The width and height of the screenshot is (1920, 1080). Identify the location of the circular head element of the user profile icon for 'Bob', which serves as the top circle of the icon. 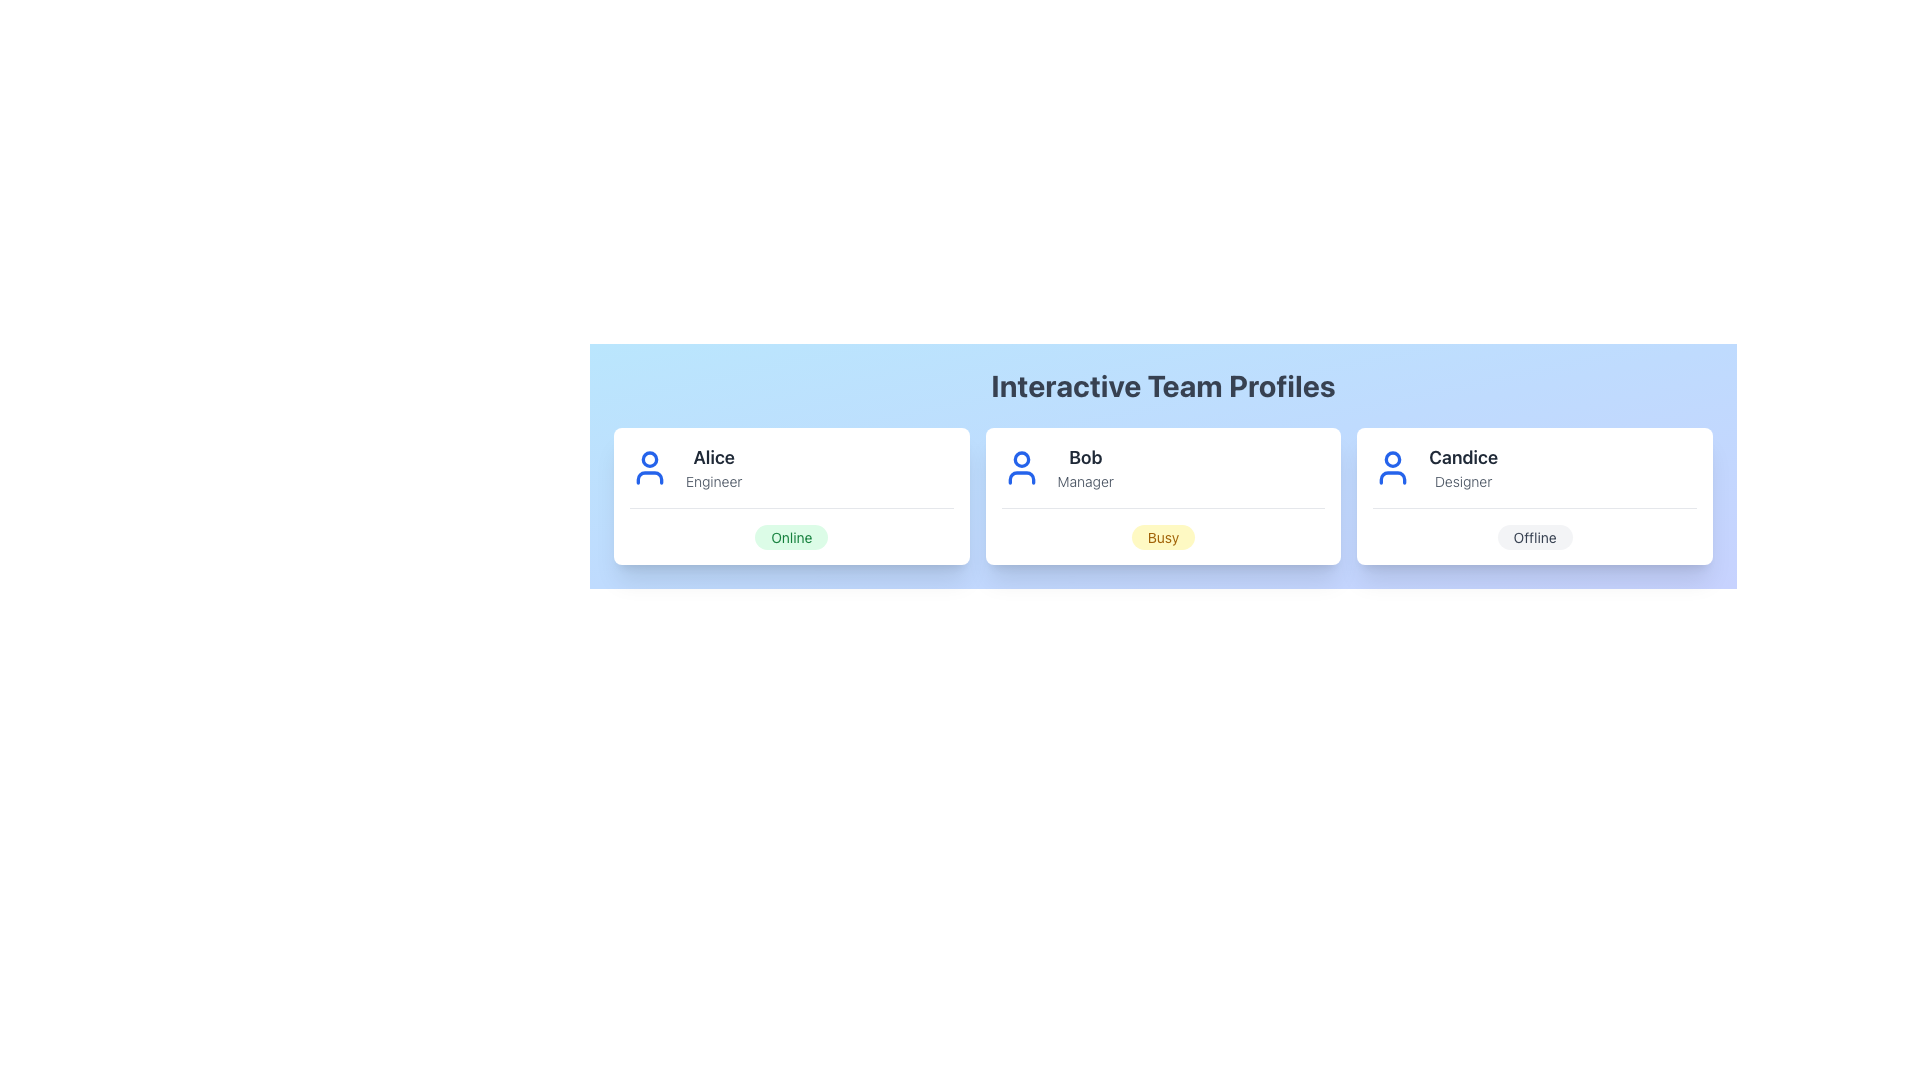
(1021, 459).